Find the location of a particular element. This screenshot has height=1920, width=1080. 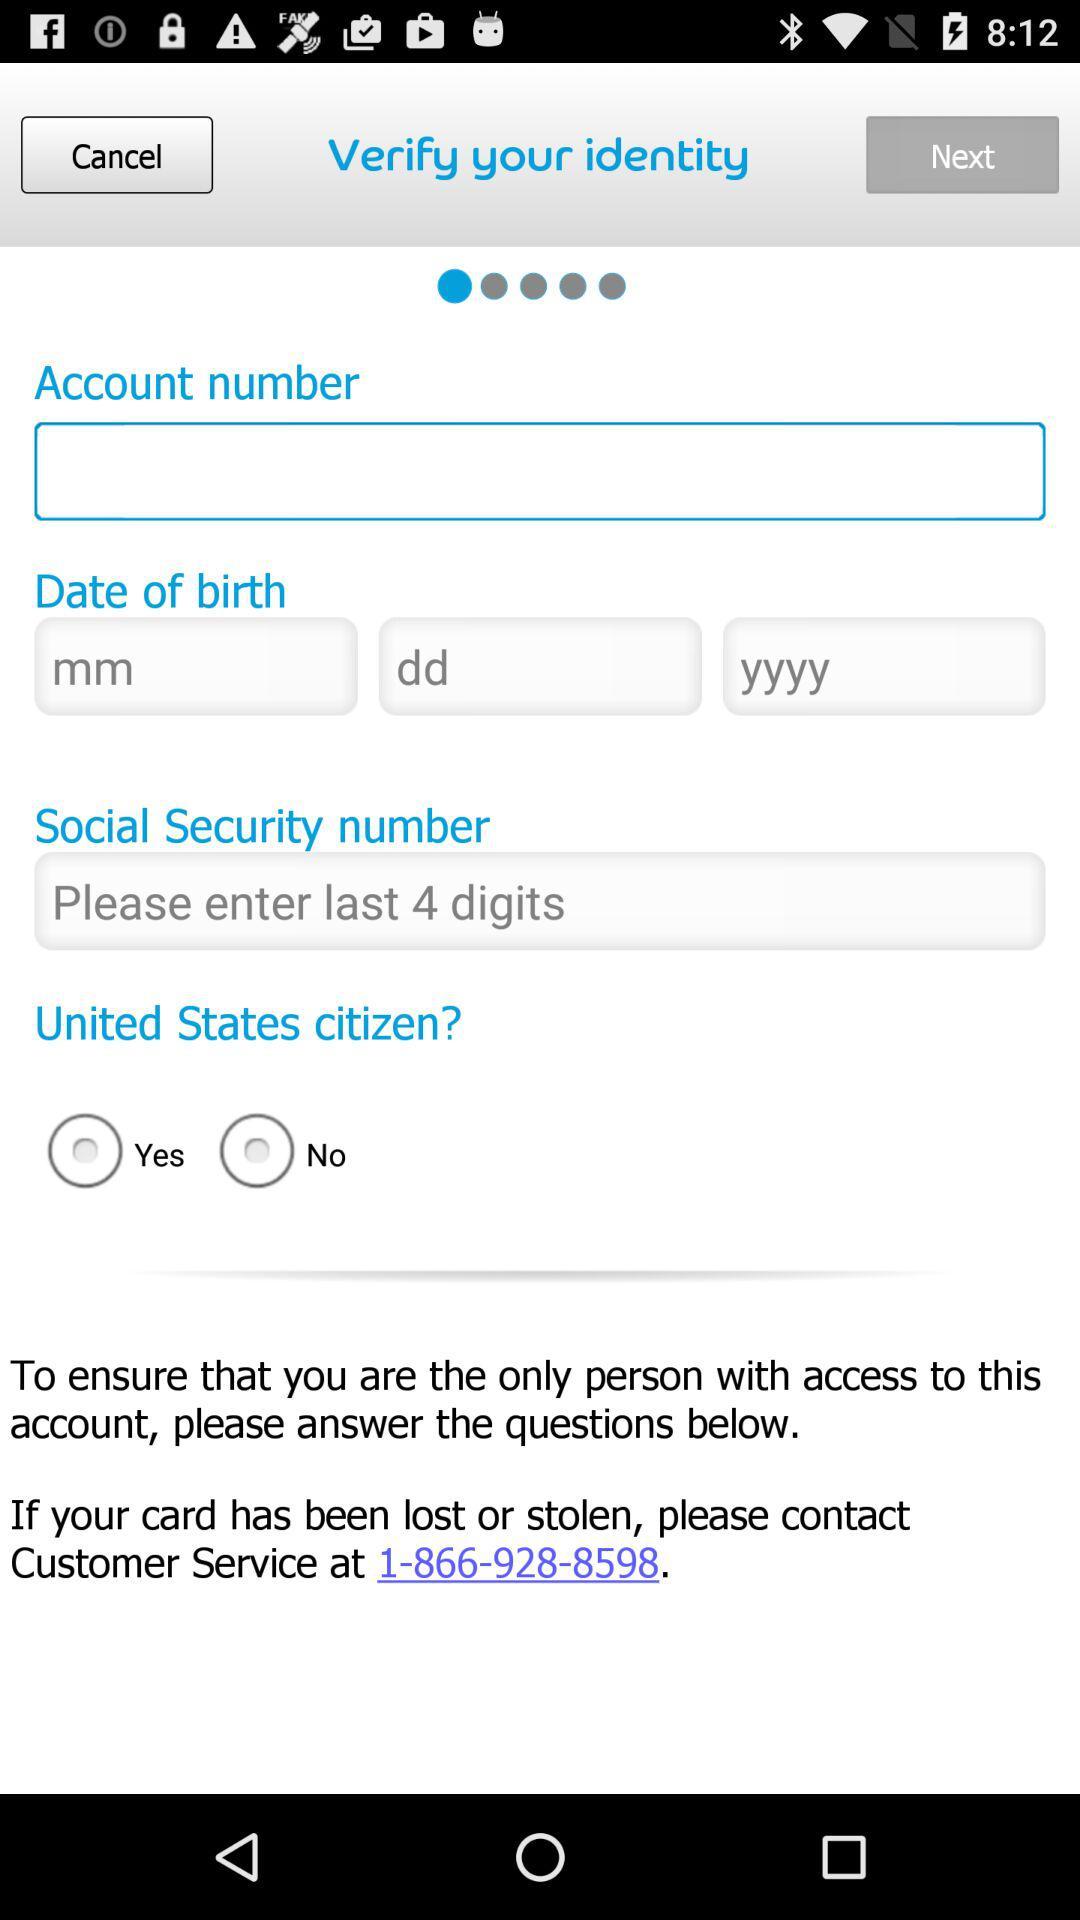

no item is located at coordinates (289, 1154).